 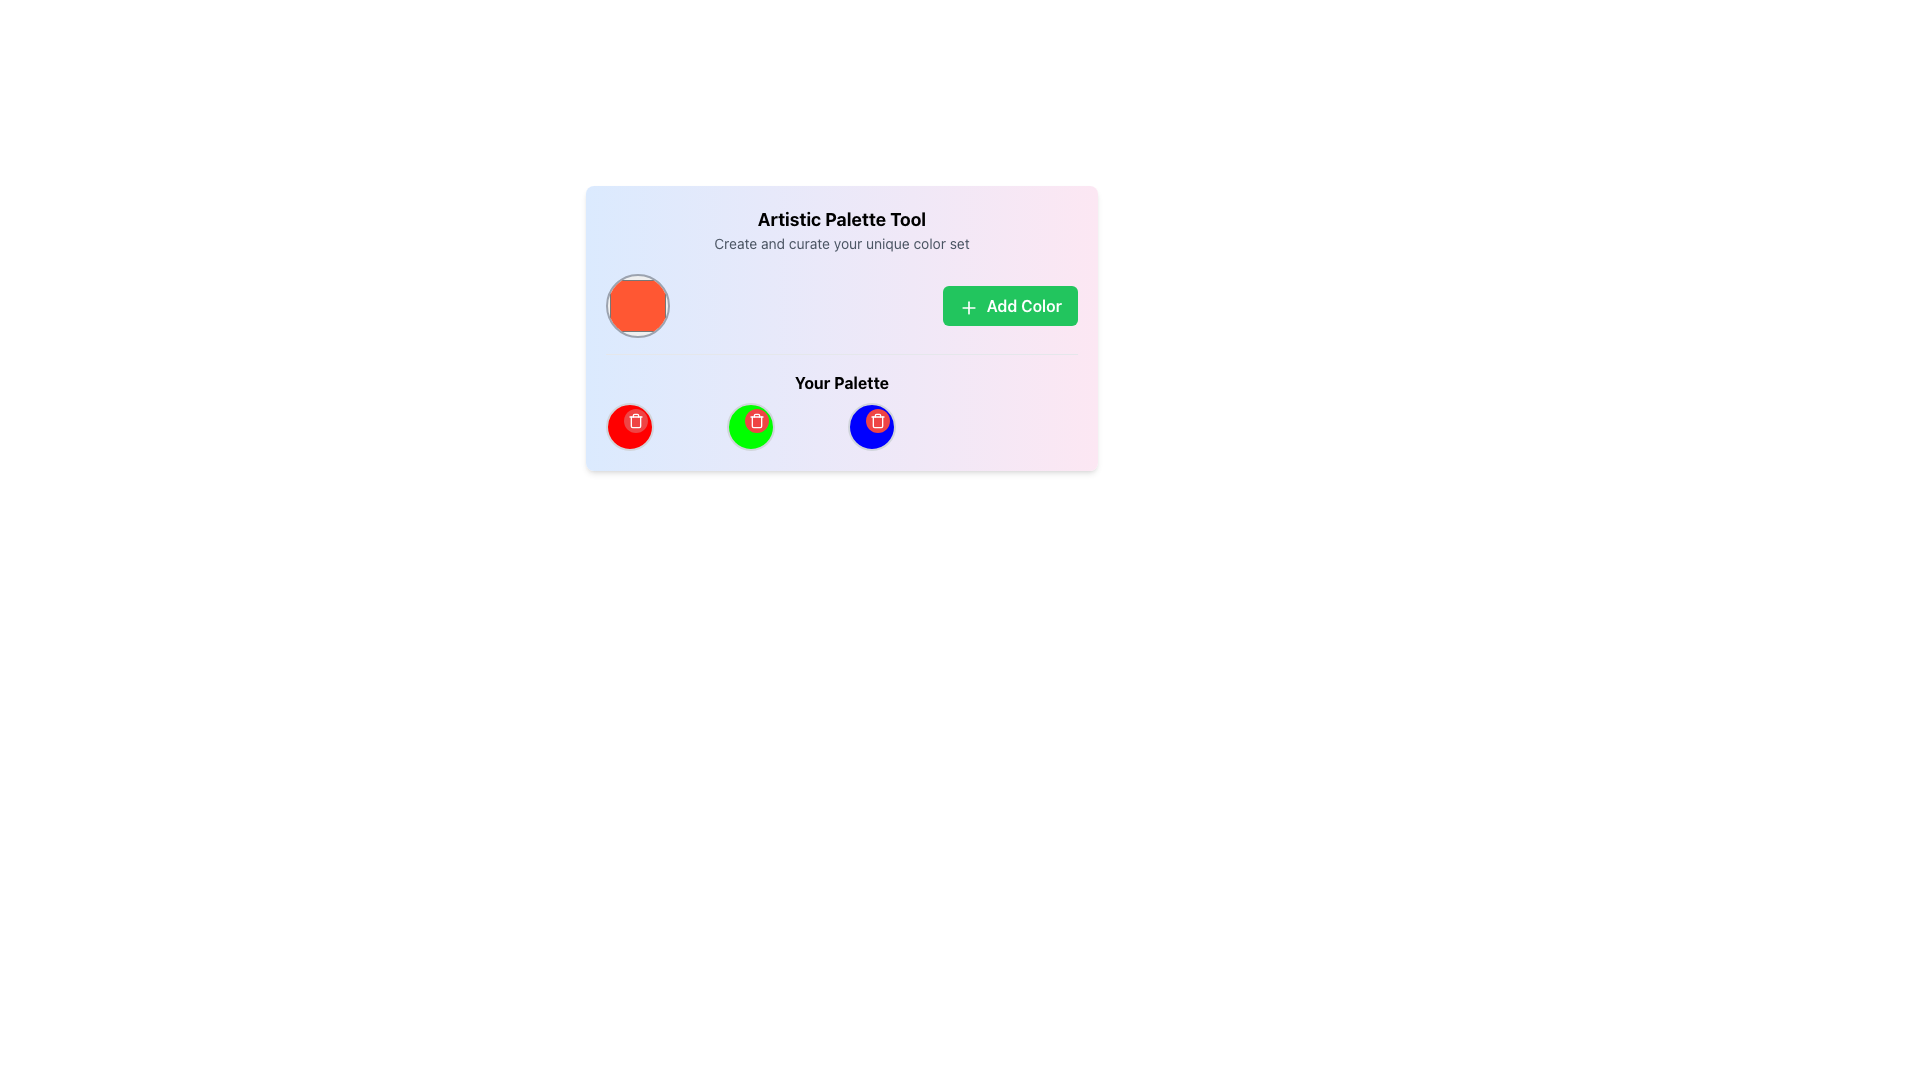 I want to click on the button located in the 'Artistic Palette Tool' section, positioned to the right of the circular orange color swatch, so click(x=1009, y=305).